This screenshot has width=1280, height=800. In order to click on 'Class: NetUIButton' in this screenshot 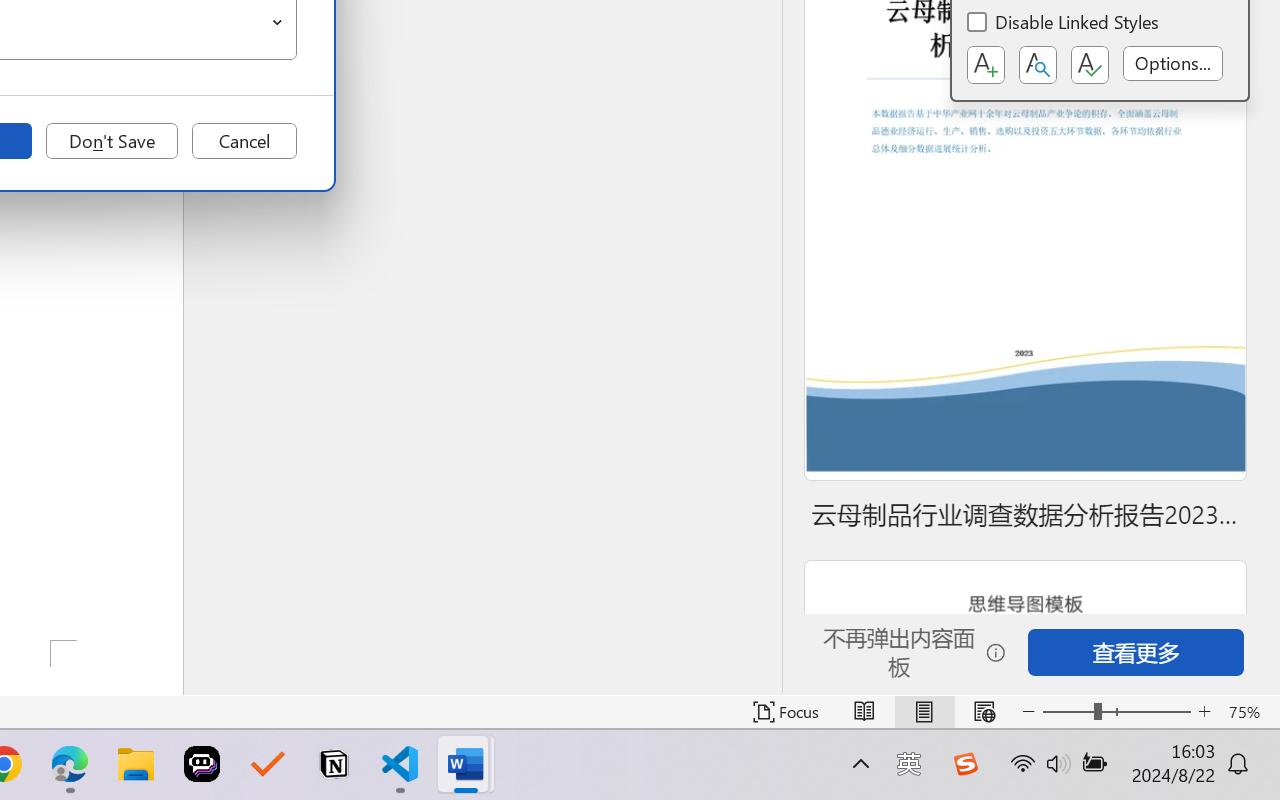, I will do `click(1088, 64)`.